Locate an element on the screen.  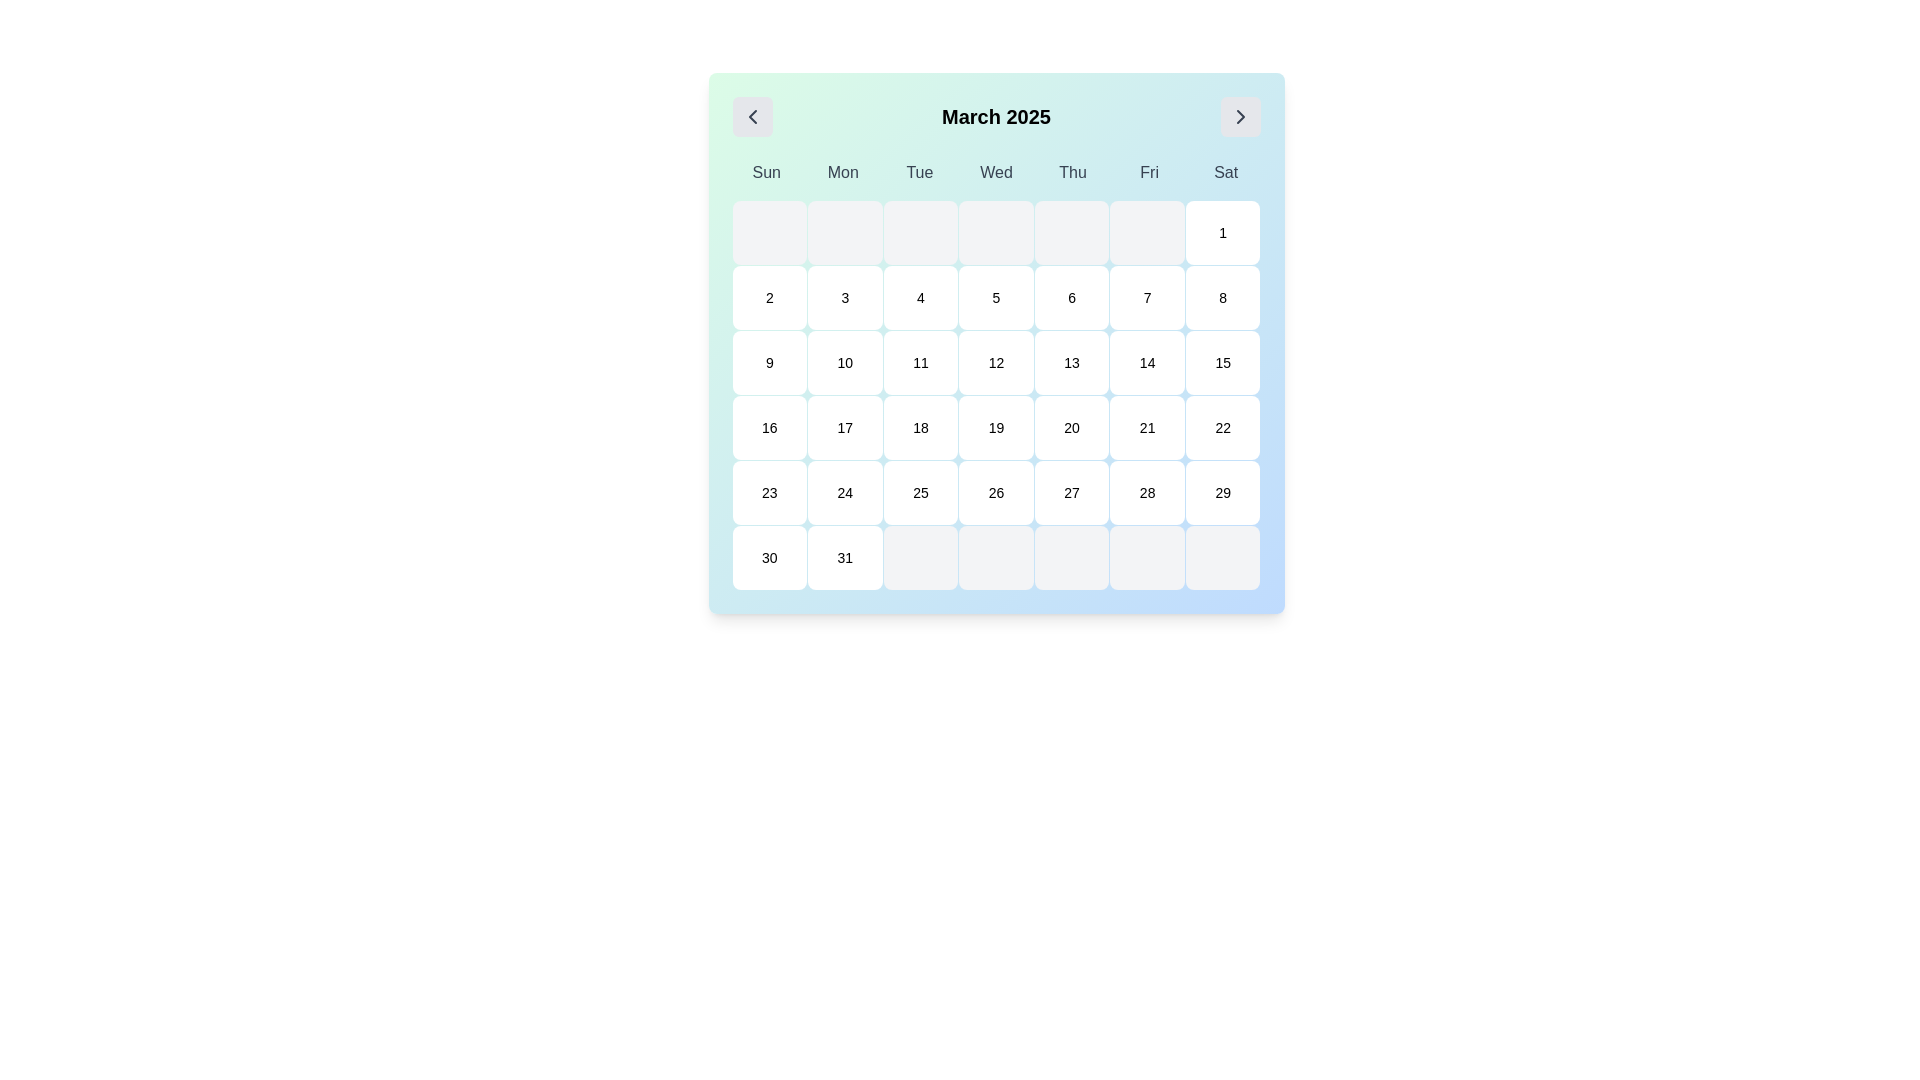
the last calendar cell in the bottom-right corner of the calendar grid, which has a light gray background and rounded corners is located at coordinates (1222, 558).